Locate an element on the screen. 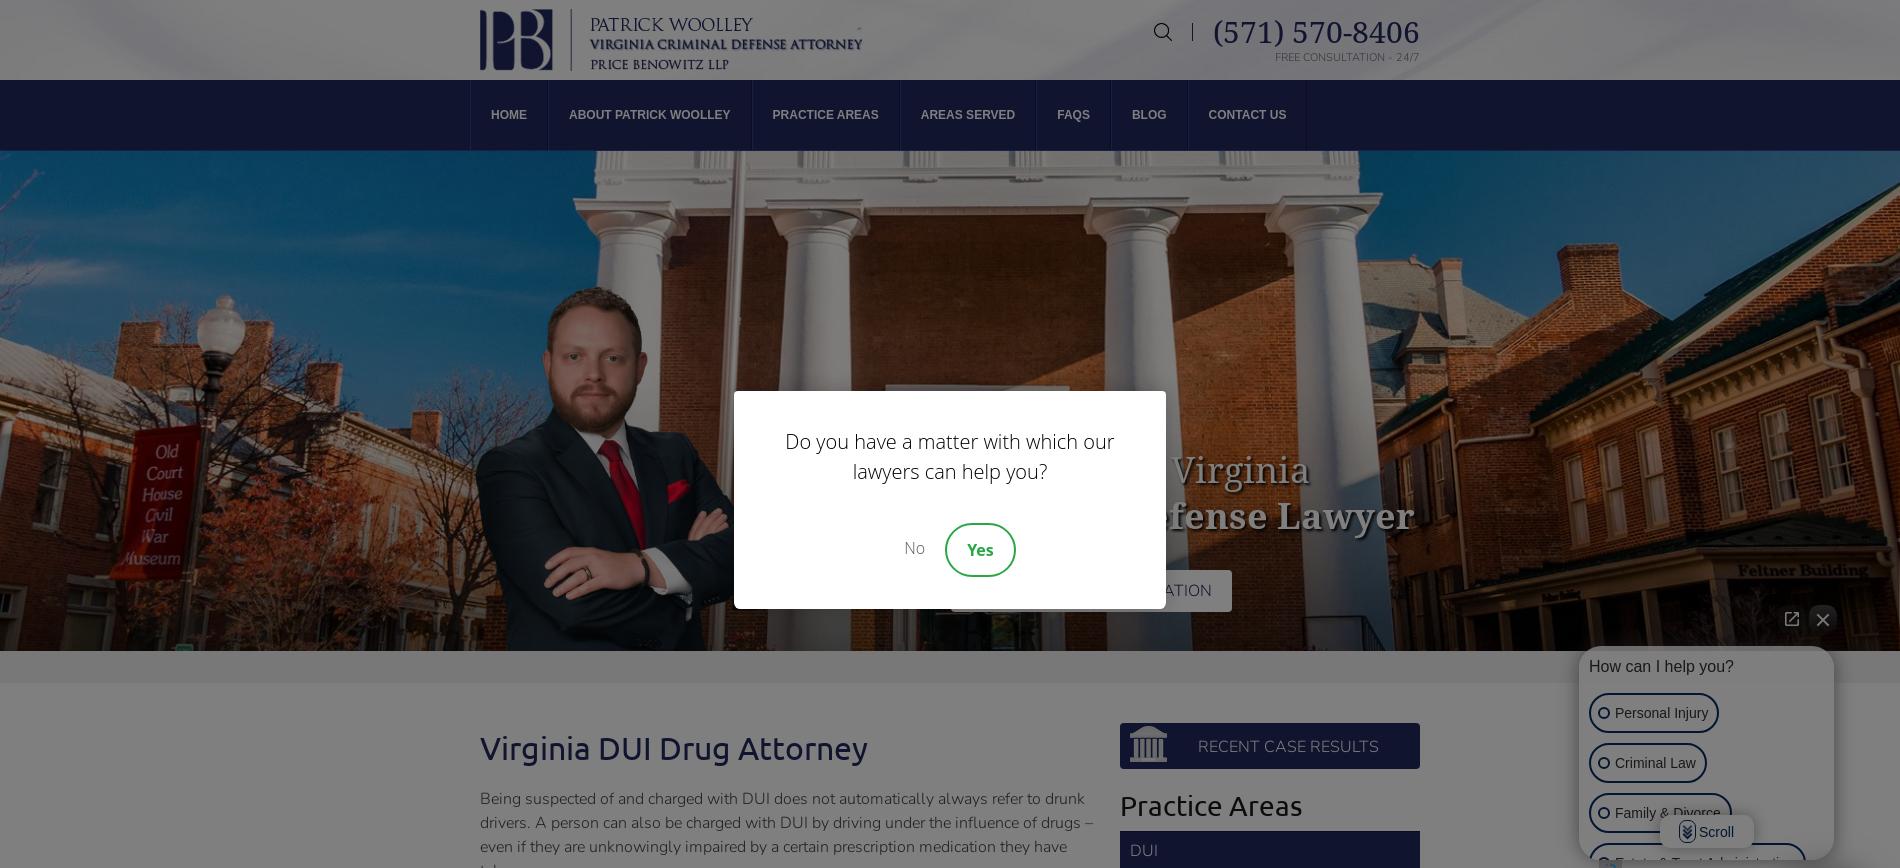 Image resolution: width=1900 pixels, height=868 pixels. 'Request Free Consultation' is located at coordinates (971, 591).